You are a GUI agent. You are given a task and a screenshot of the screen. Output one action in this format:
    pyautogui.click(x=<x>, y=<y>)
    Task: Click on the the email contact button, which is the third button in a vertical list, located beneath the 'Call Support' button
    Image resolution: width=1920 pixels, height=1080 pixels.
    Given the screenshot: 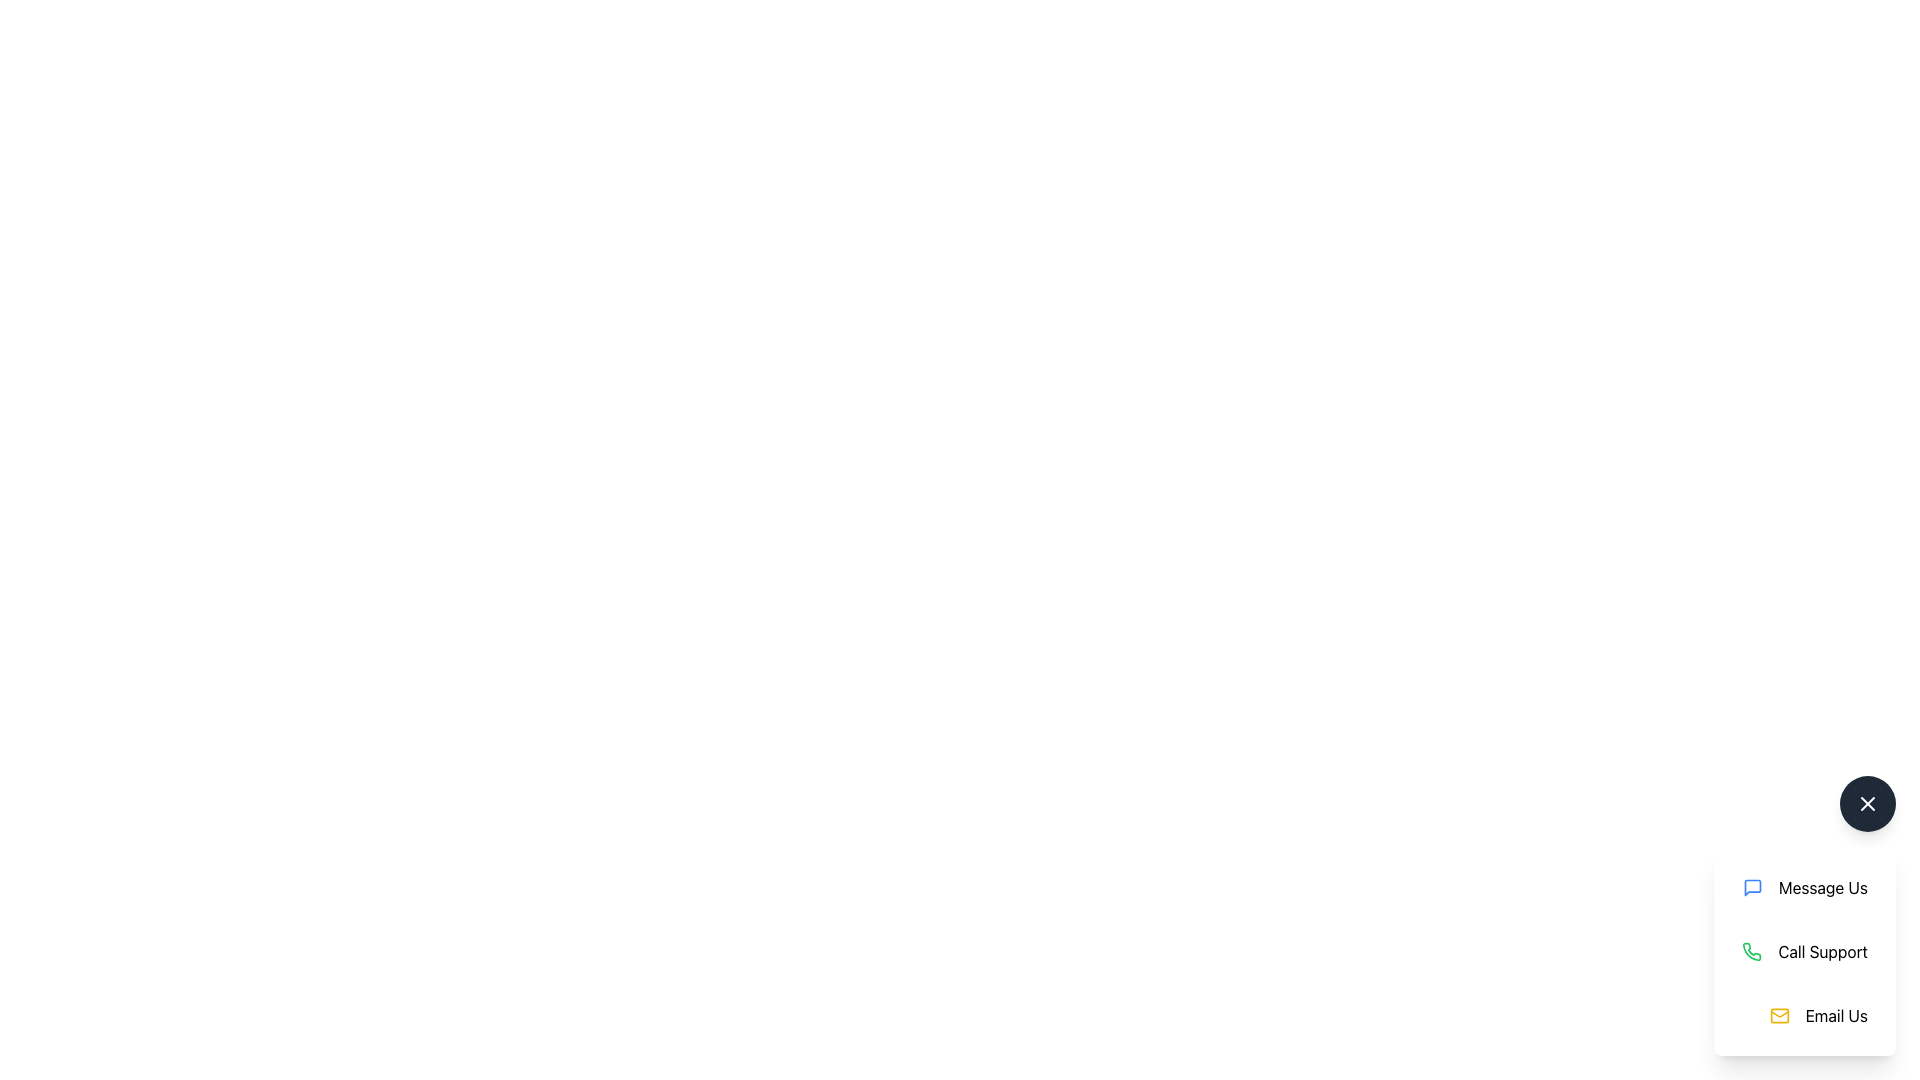 What is the action you would take?
    pyautogui.click(x=1818, y=1015)
    